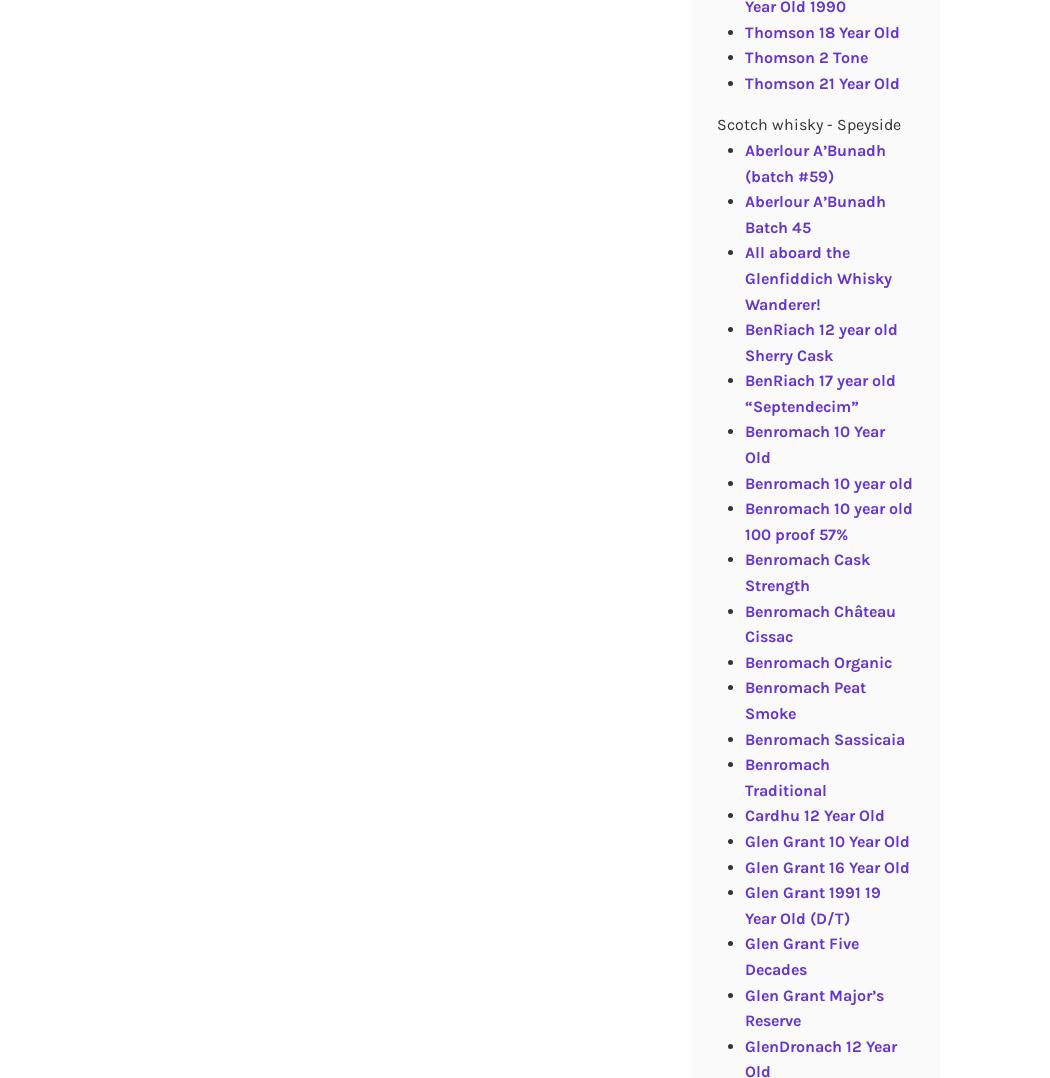  I want to click on 'Benromach Peat Smoke', so click(743, 699).